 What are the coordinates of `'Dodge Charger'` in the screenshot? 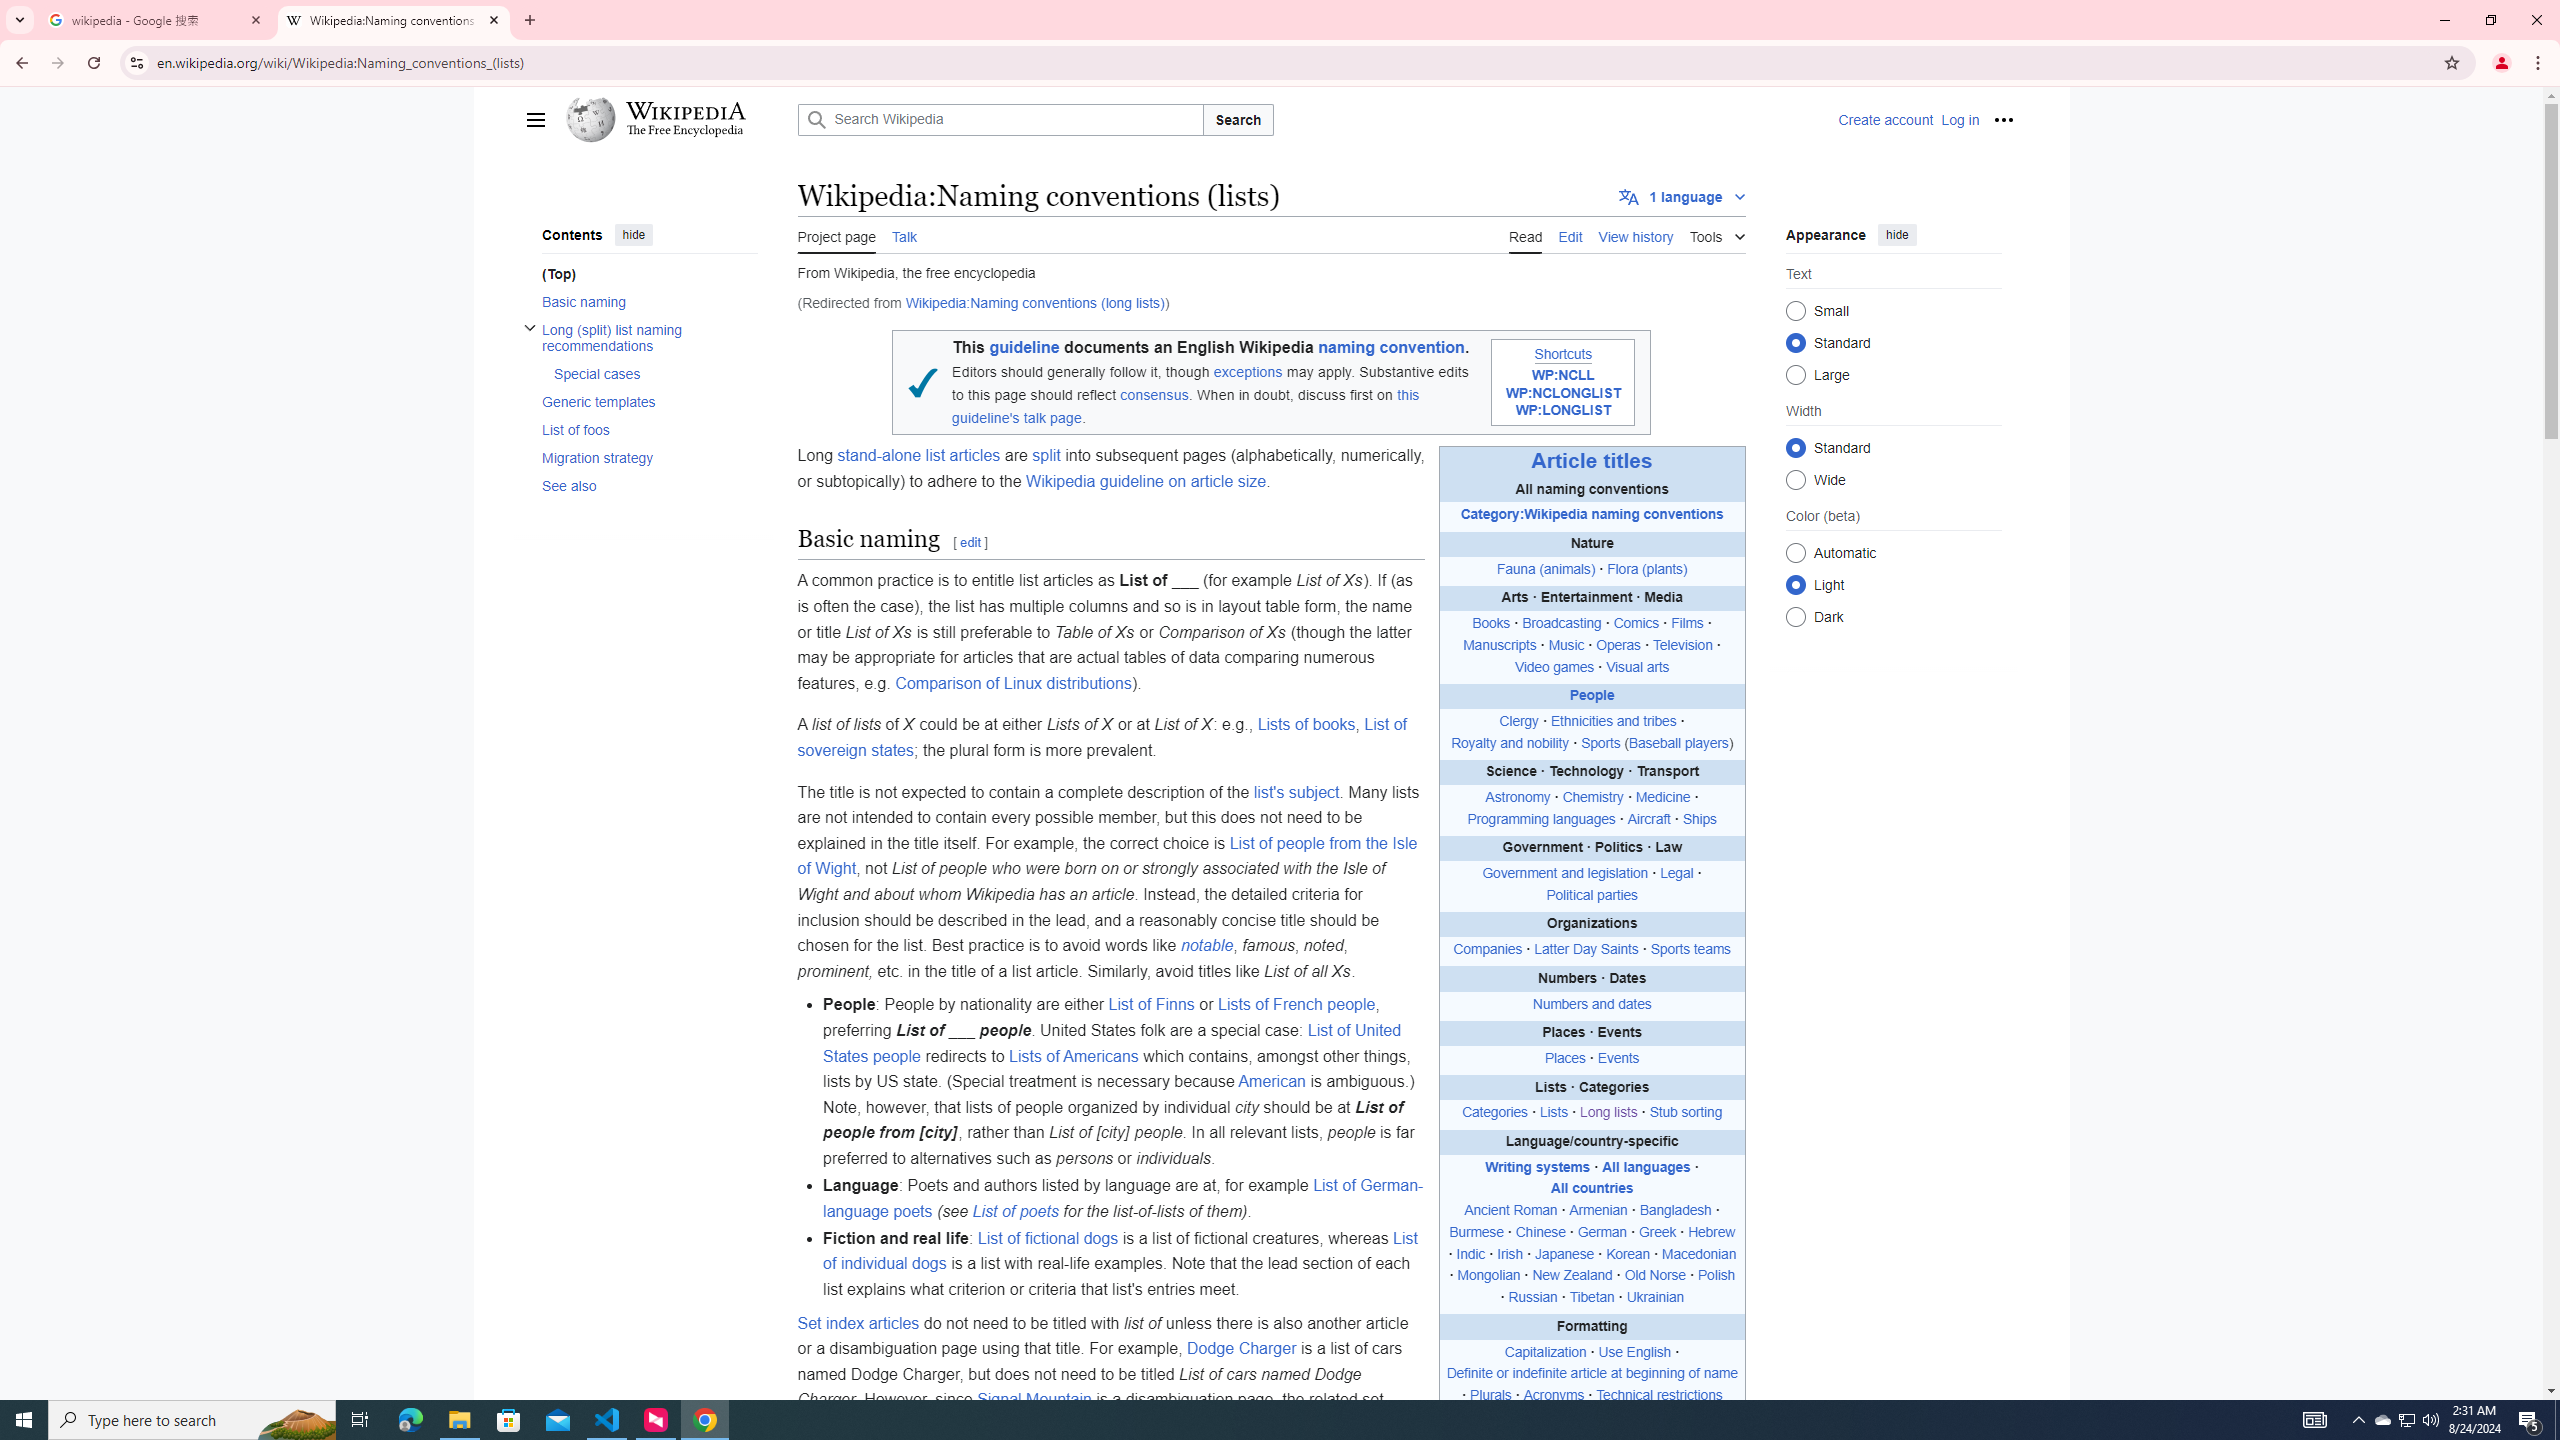 It's located at (1242, 1348).